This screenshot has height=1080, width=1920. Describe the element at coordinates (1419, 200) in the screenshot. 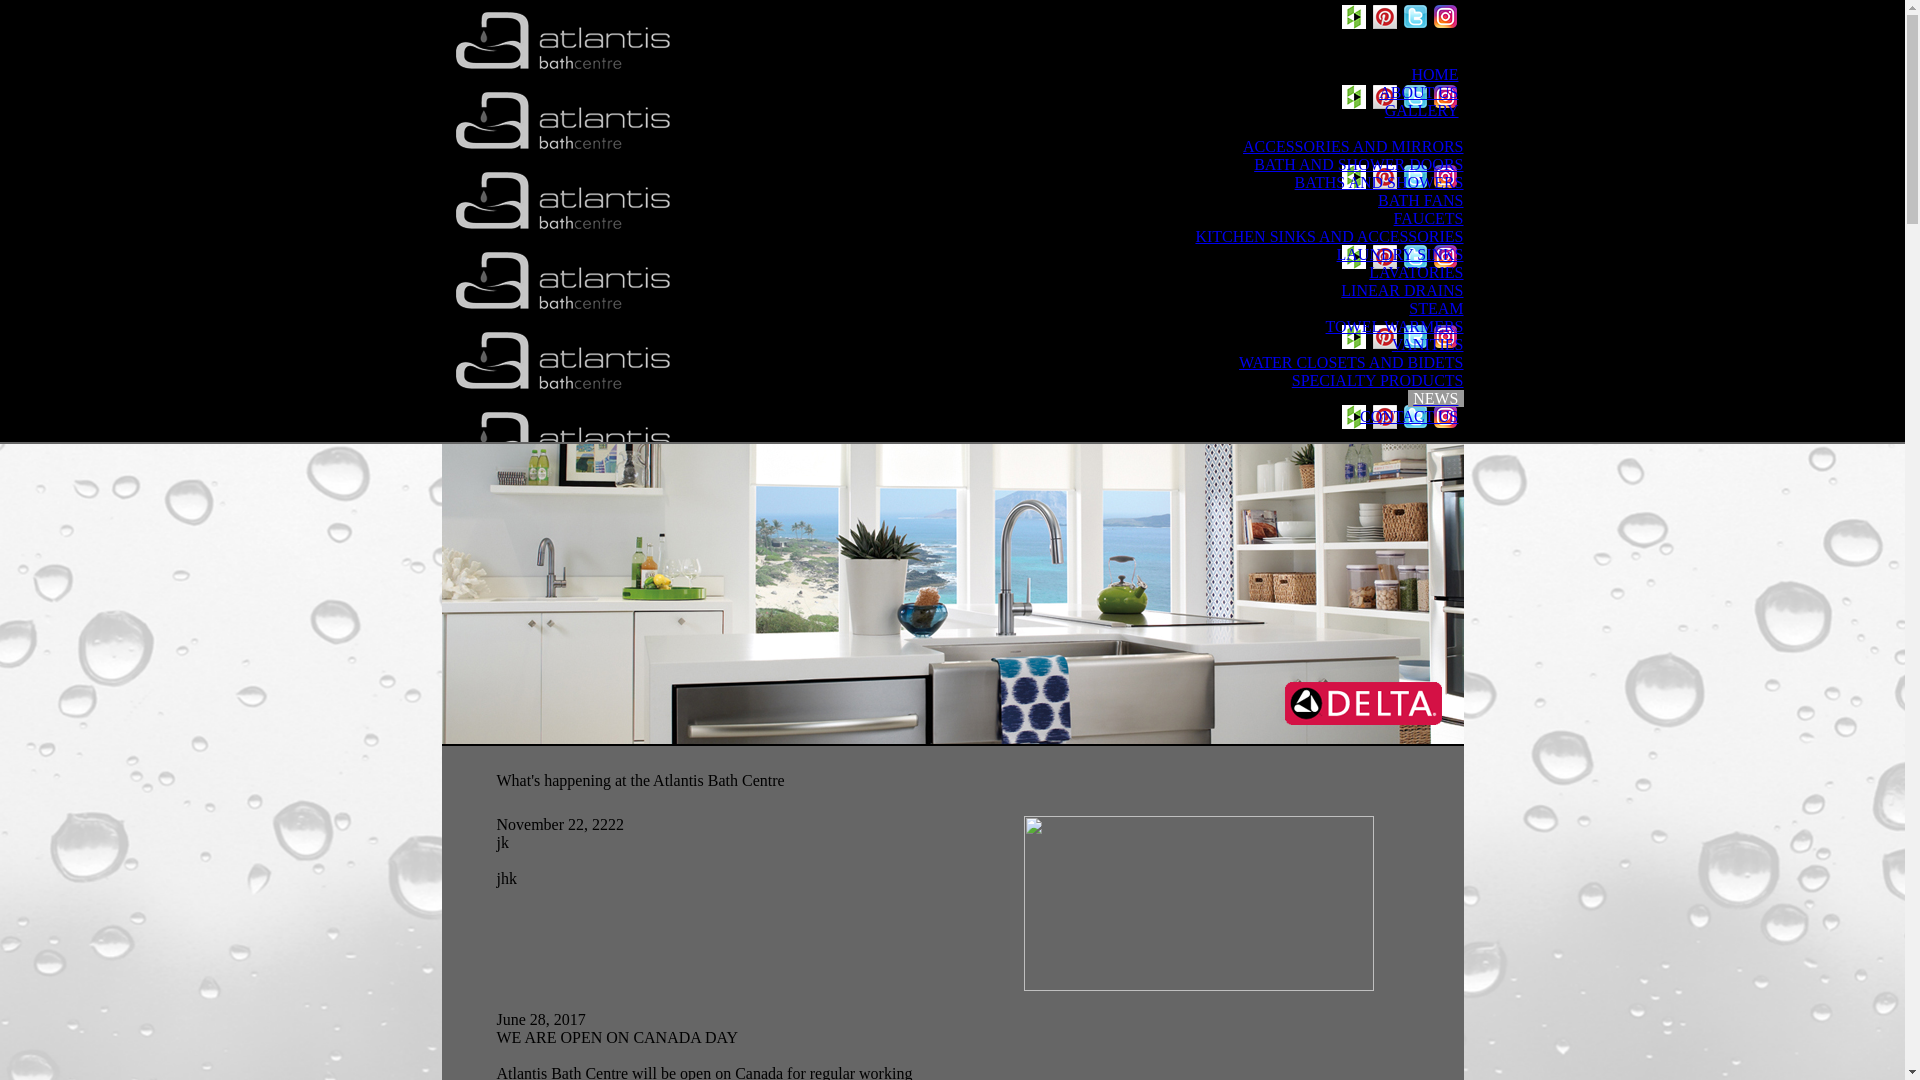

I see `'BATH FANS'` at that location.